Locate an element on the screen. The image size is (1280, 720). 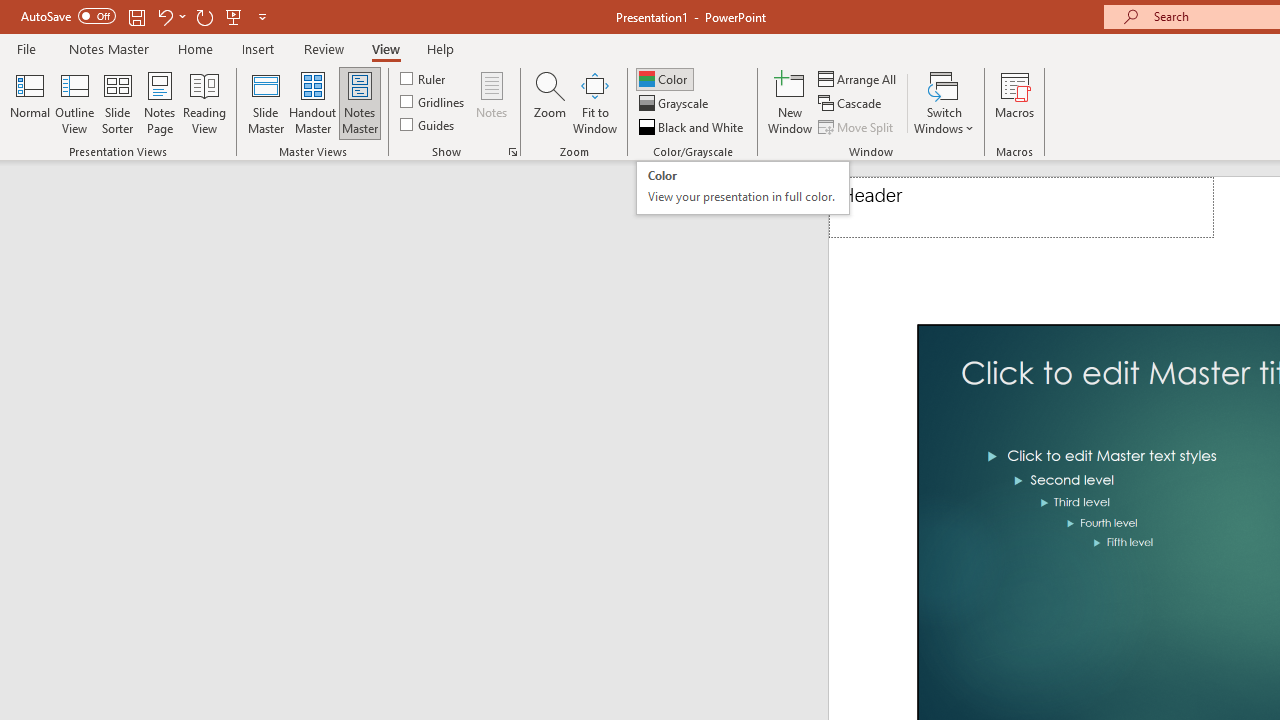
'Outline View' is located at coordinates (74, 103).